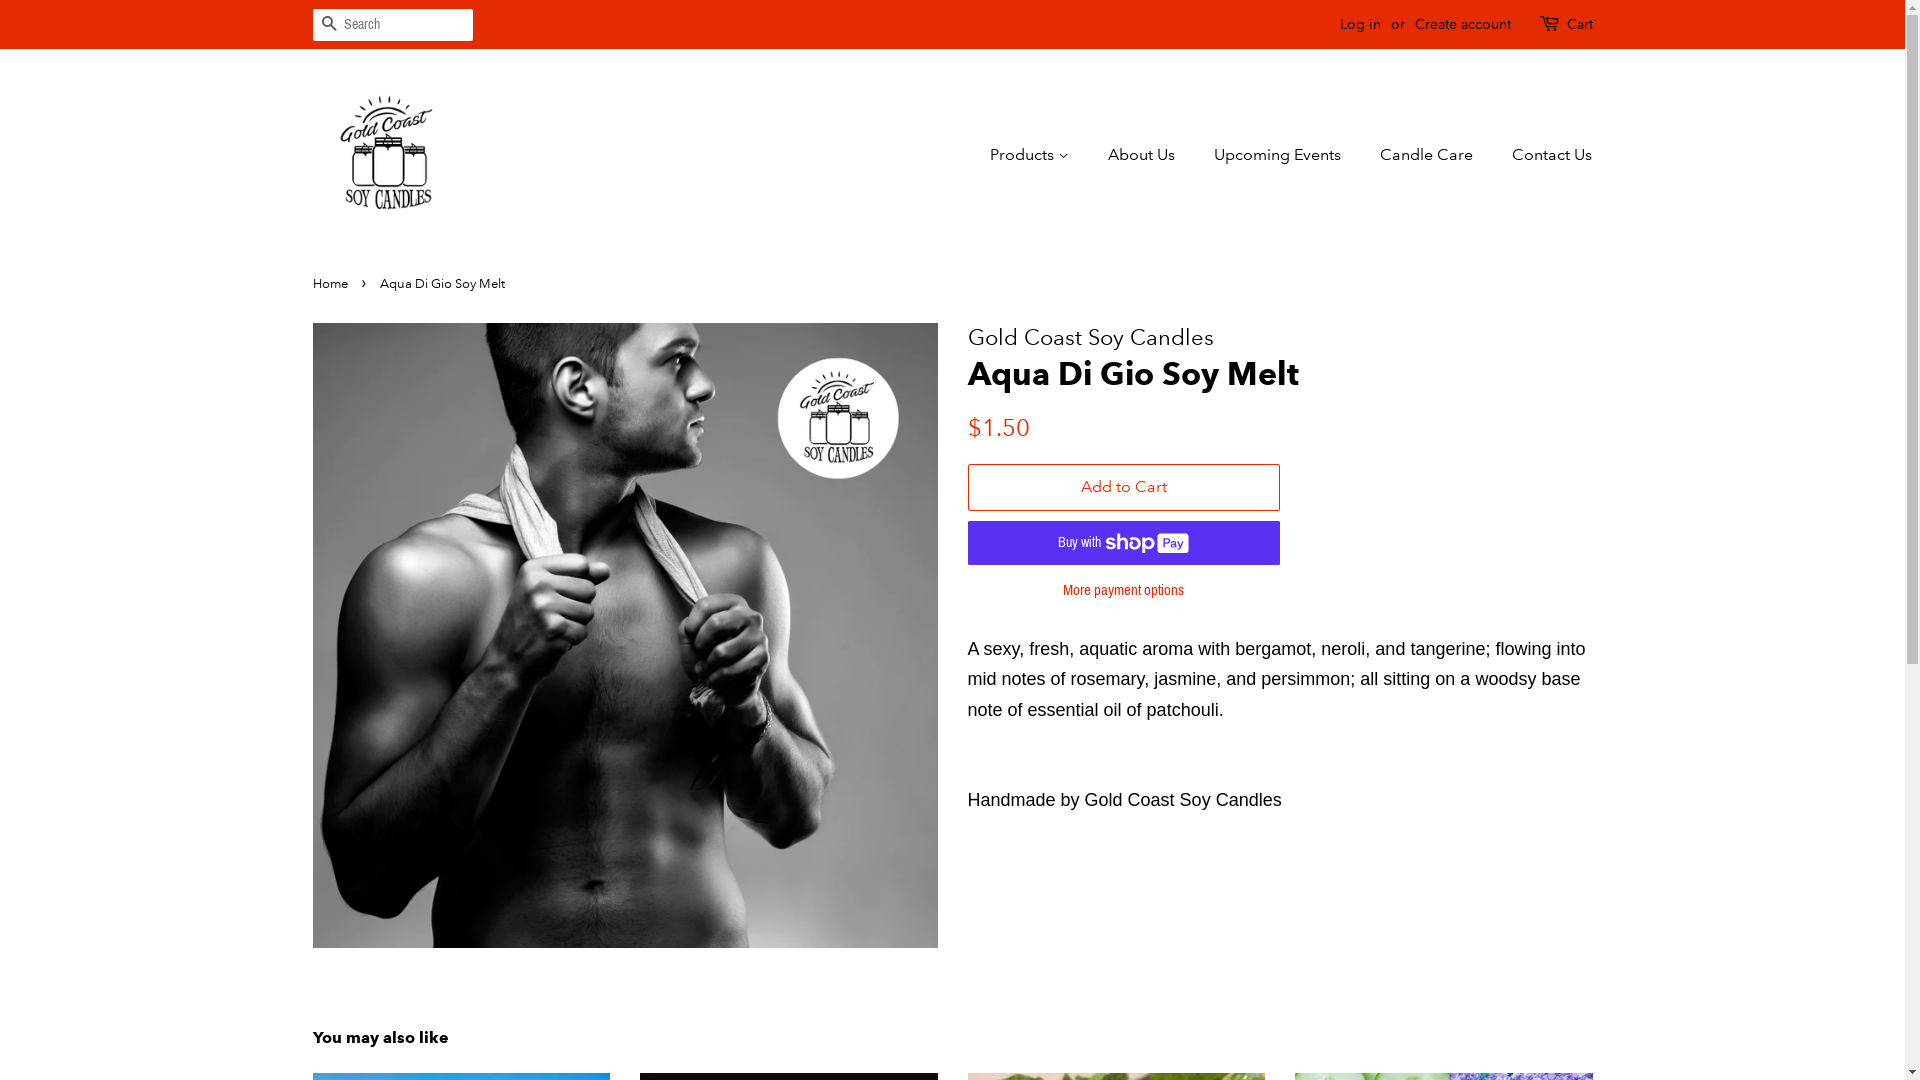  I want to click on 'Candle Care', so click(1363, 153).